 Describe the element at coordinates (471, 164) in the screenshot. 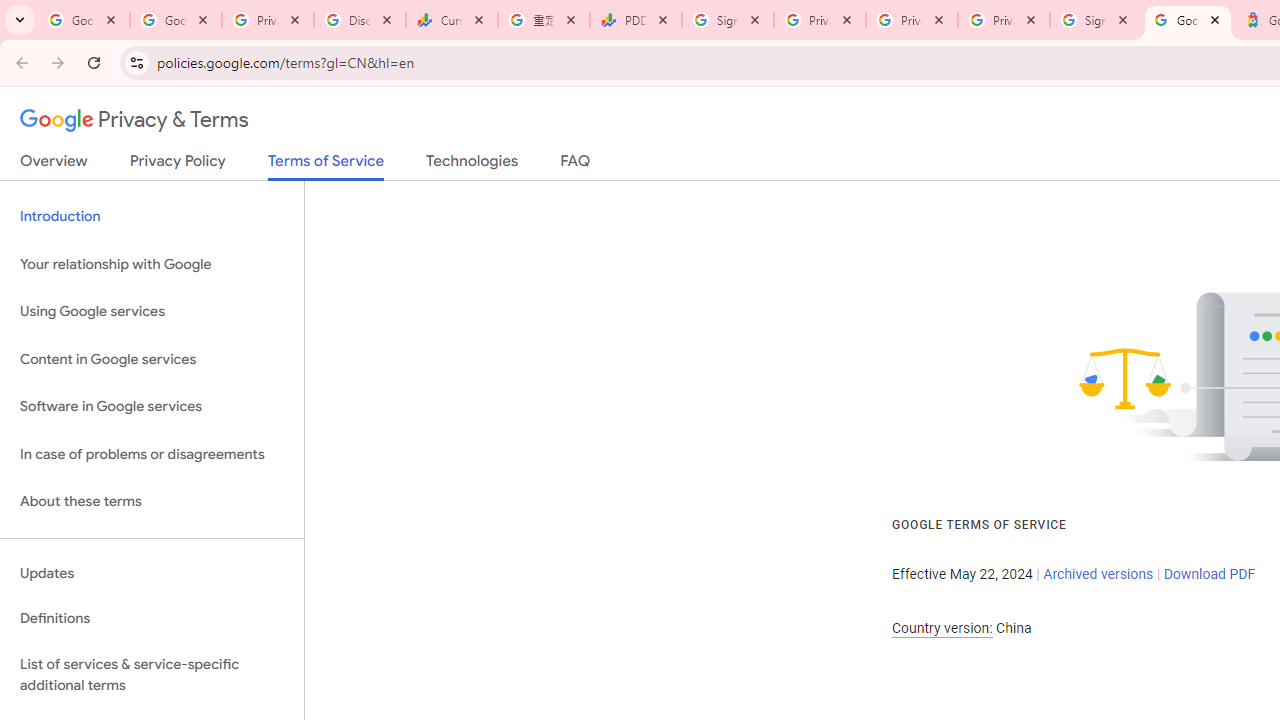

I see `'Technologies'` at that location.